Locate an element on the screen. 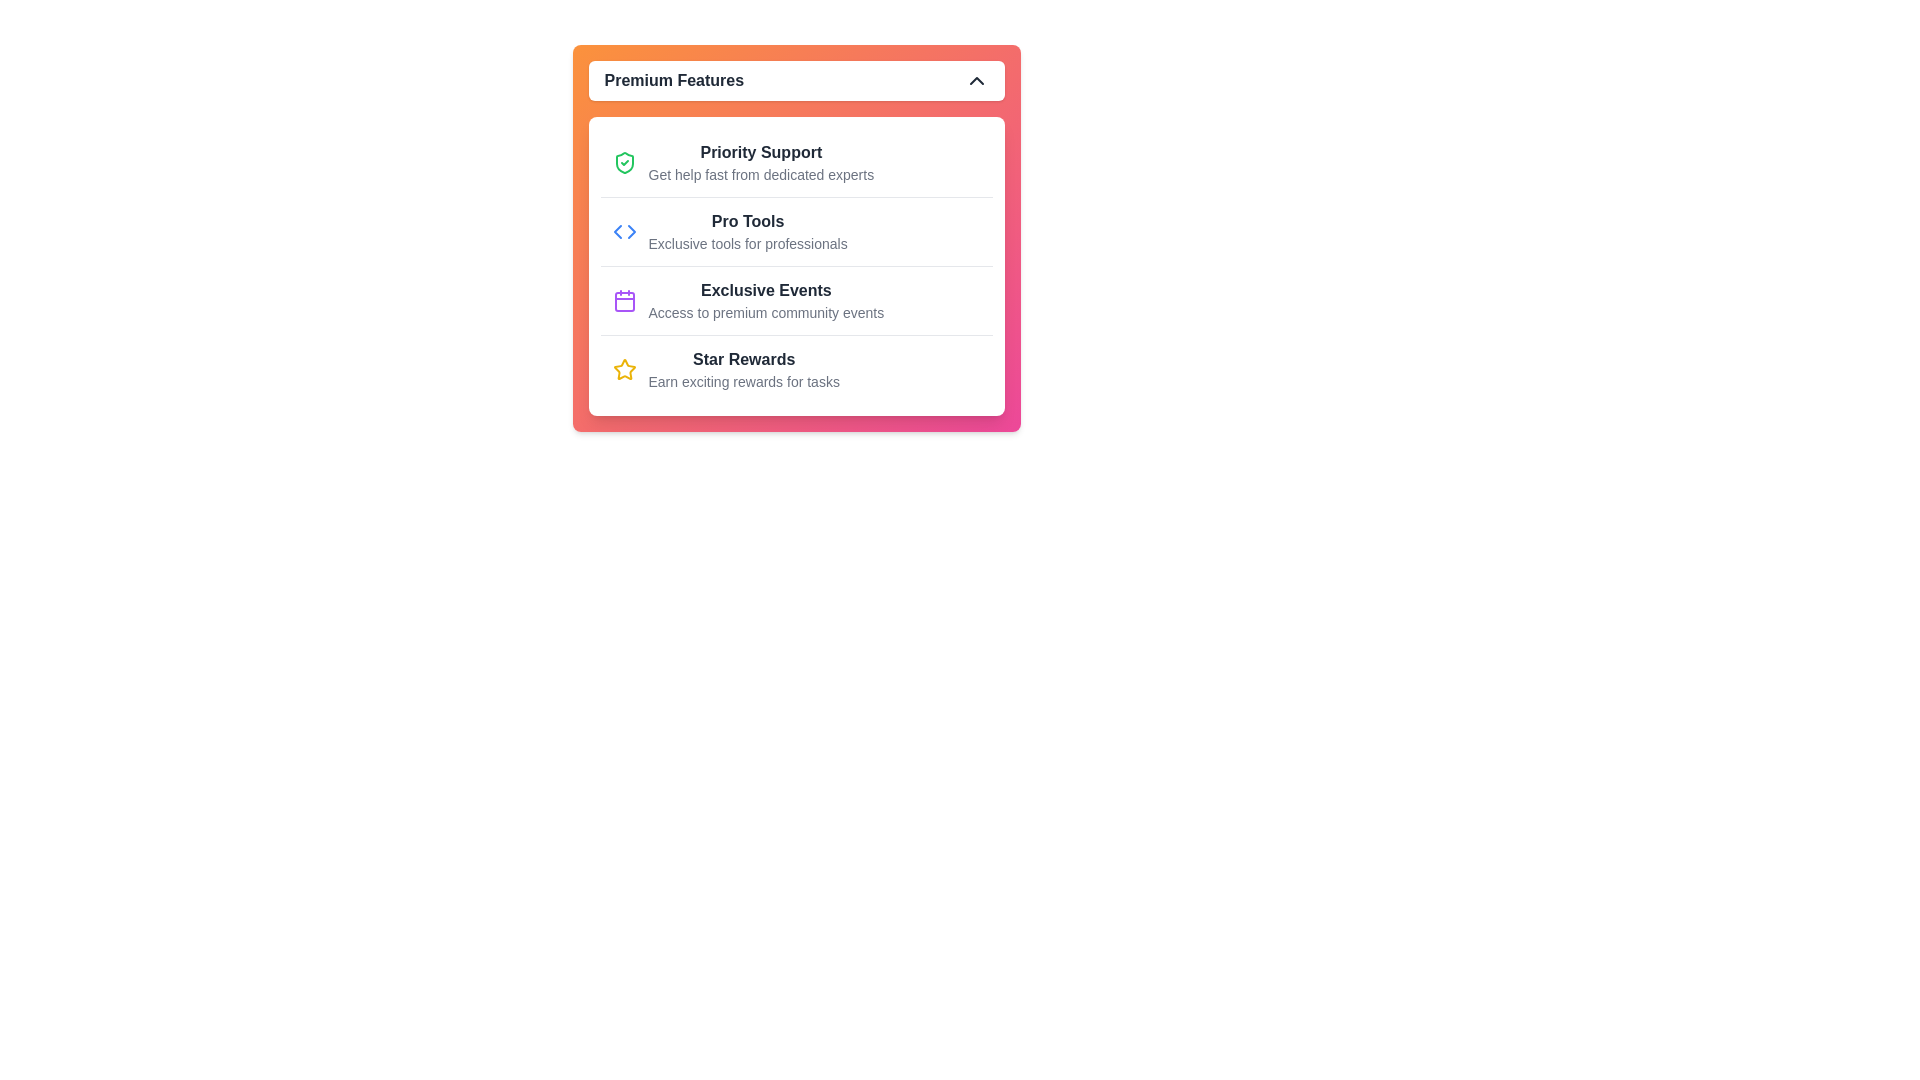  the star-shaped icon with a bright yellow color that is located to the left of the 'Star Rewards' text label in the 'Premium Features' panel is located at coordinates (623, 370).